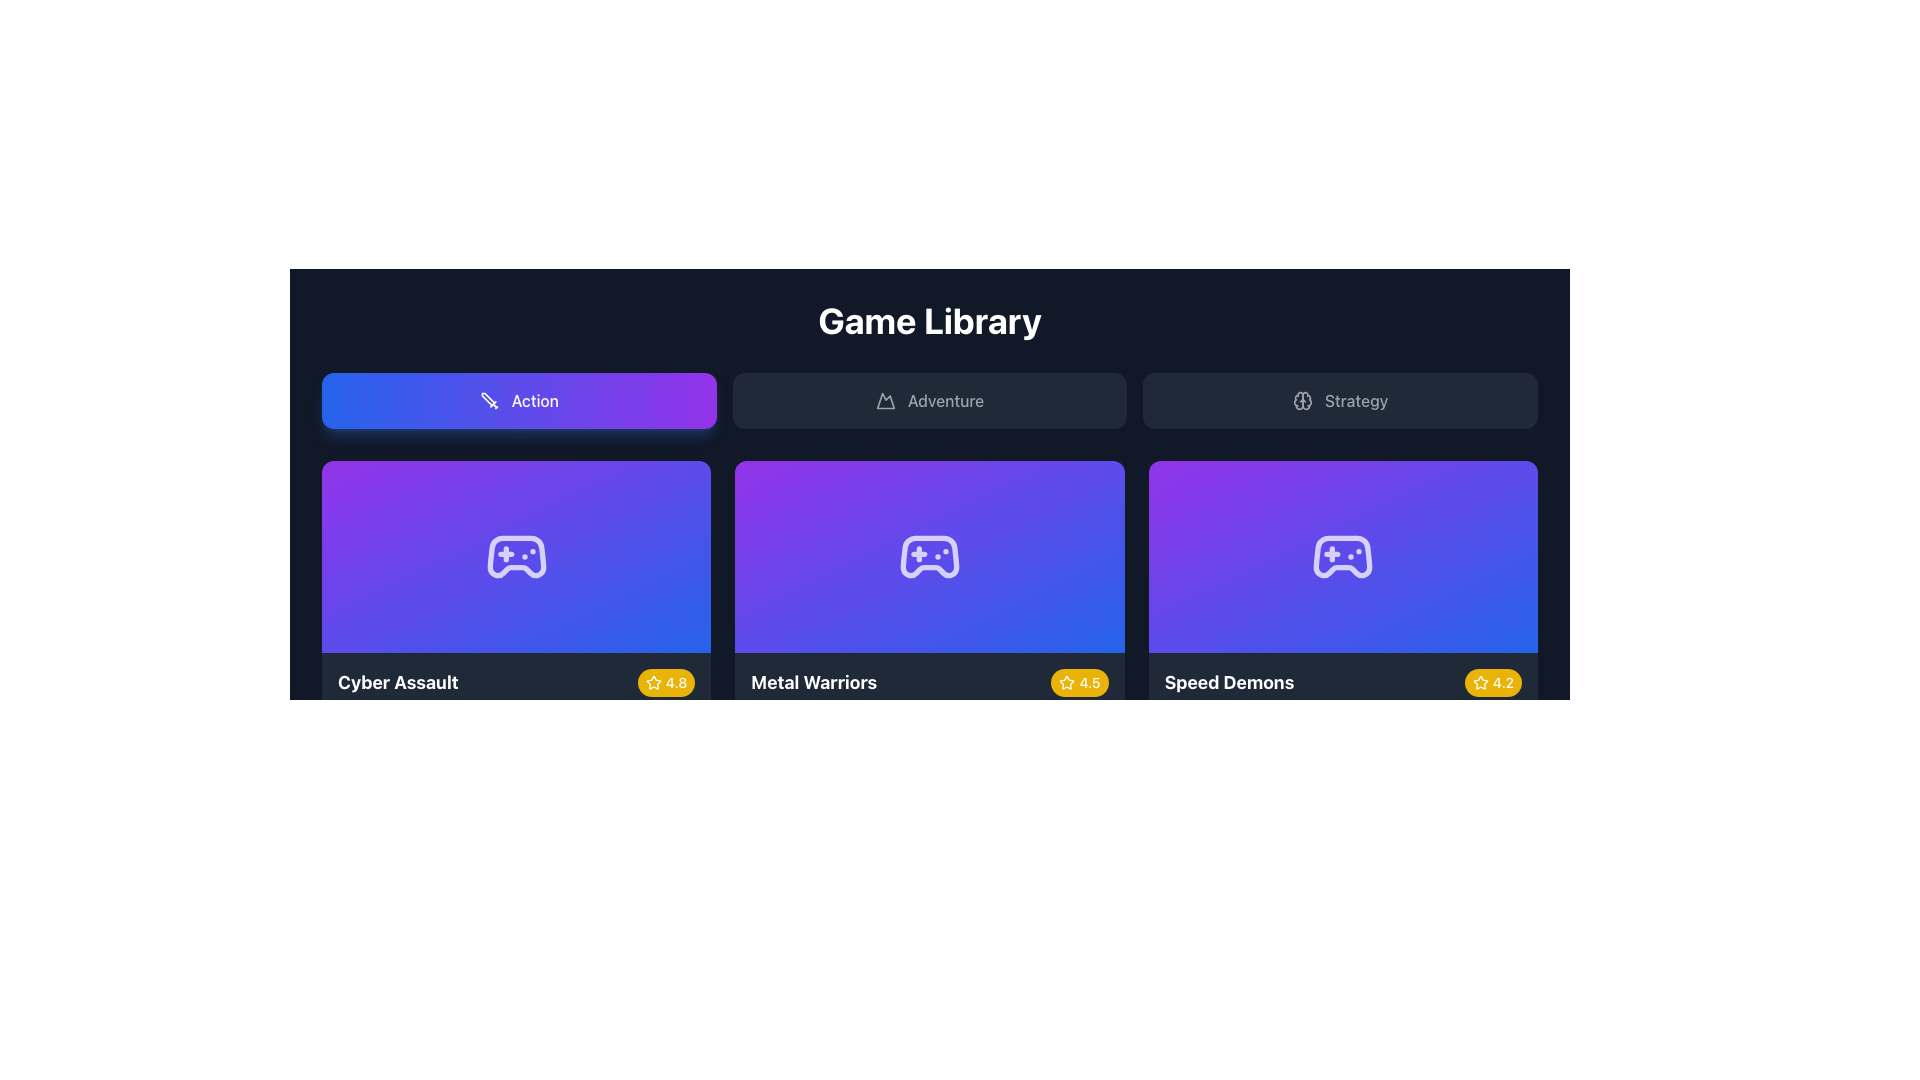 The width and height of the screenshot is (1920, 1080). I want to click on rating value displayed on the badge indicating a score of 4.2 for the item 'Speed Demons', located in the bottom-right corner of its card, so click(1493, 681).